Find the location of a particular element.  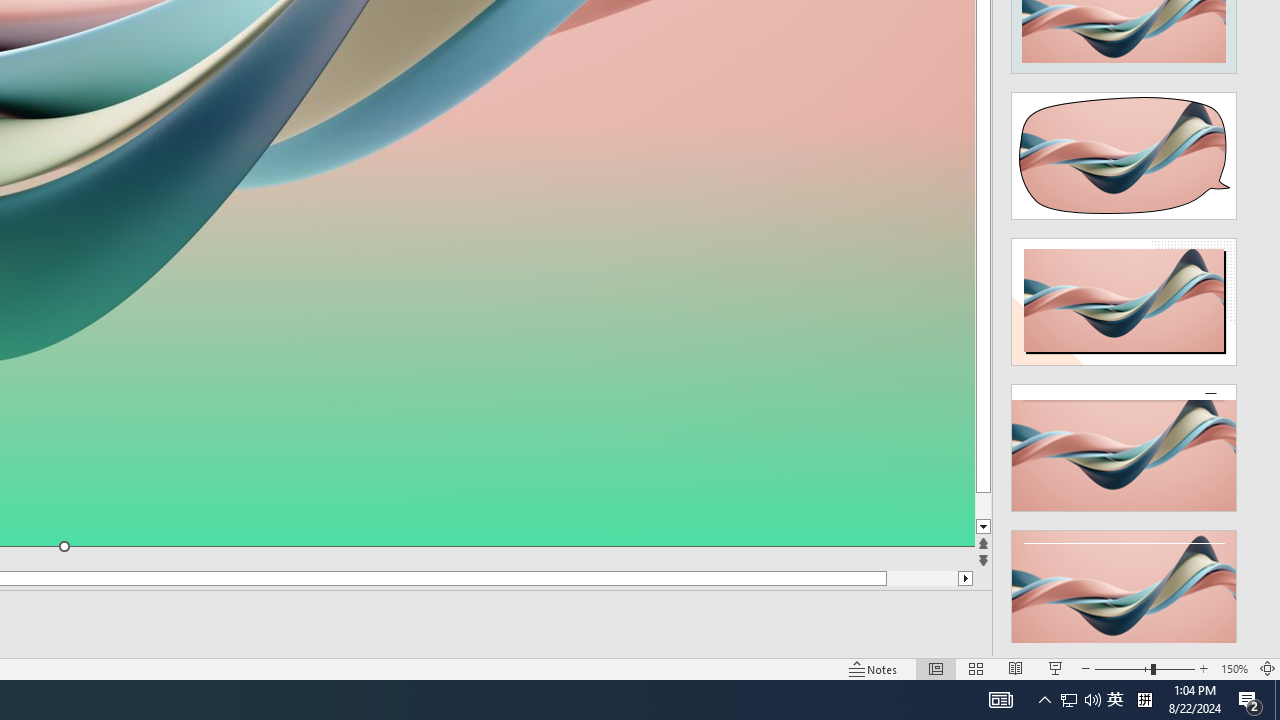

'Zoom 150%' is located at coordinates (1233, 669).